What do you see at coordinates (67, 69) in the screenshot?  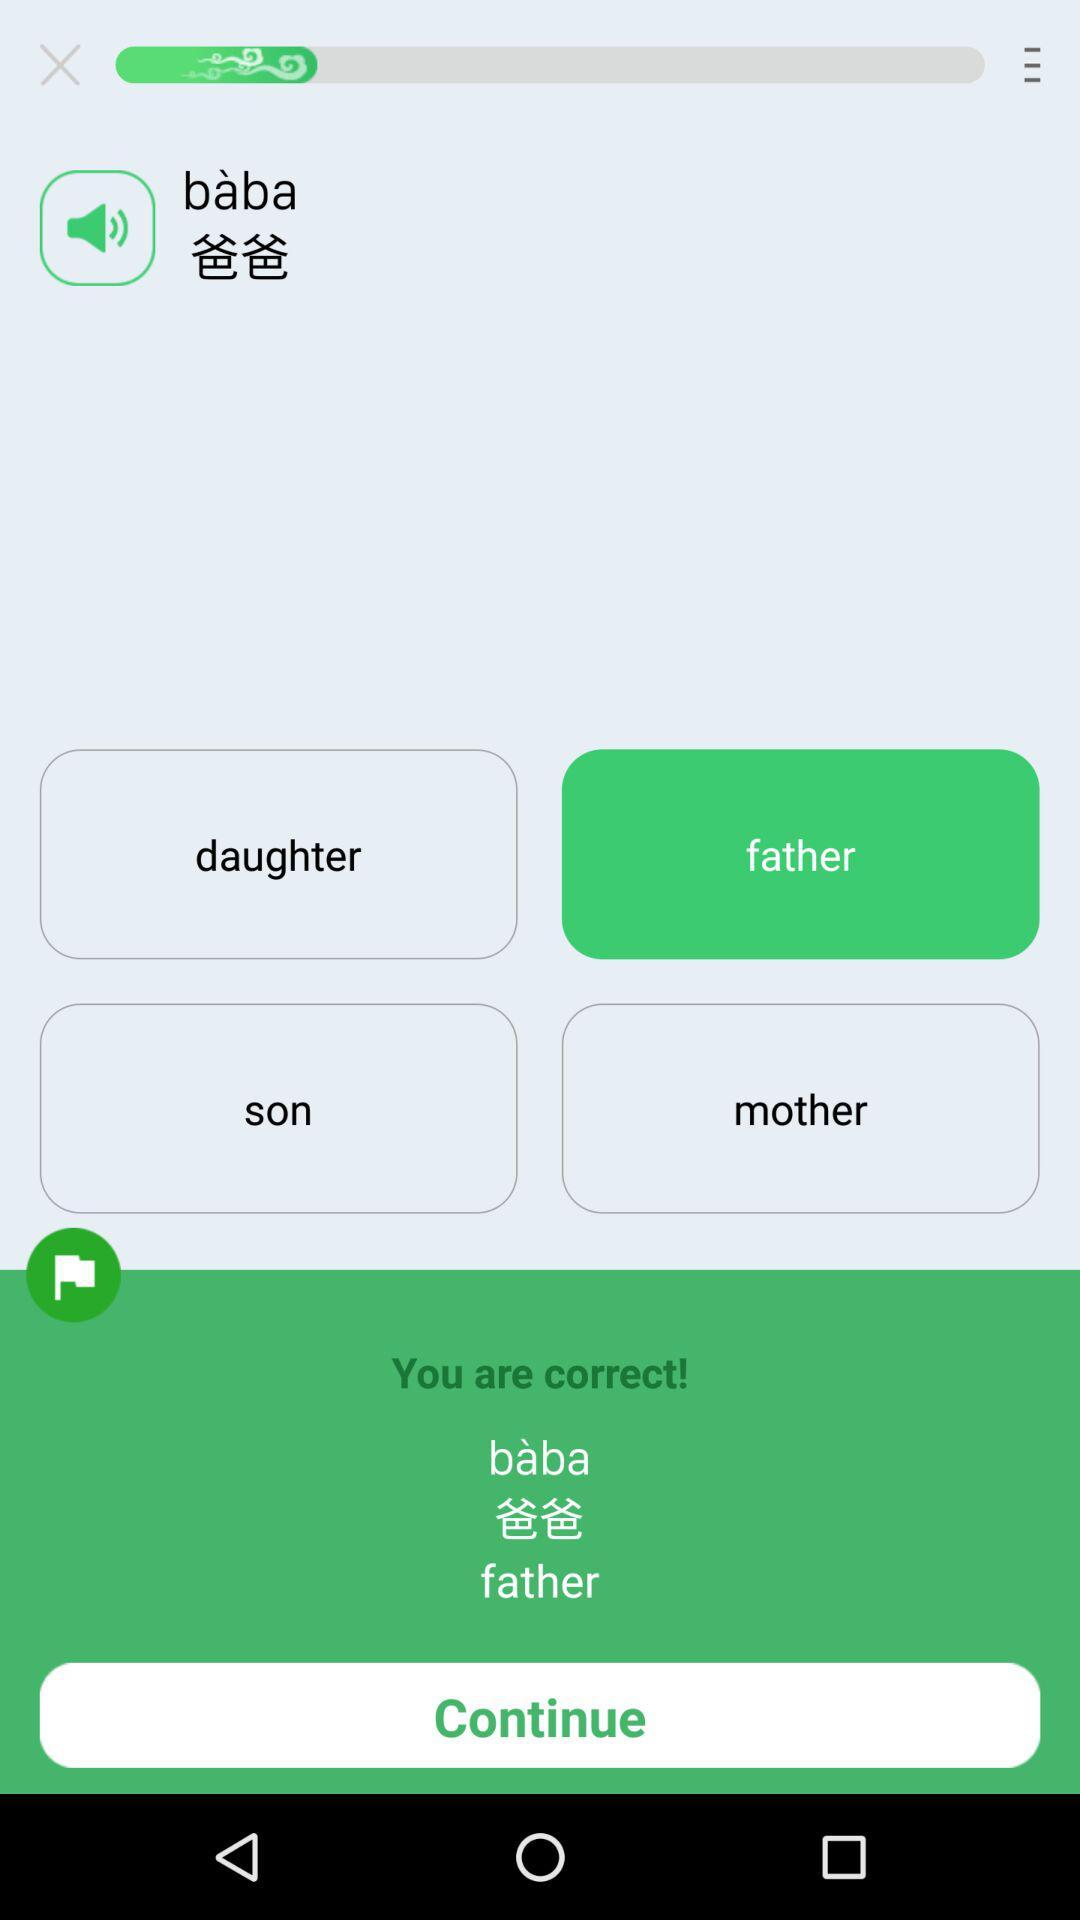 I see `the close icon` at bounding box center [67, 69].